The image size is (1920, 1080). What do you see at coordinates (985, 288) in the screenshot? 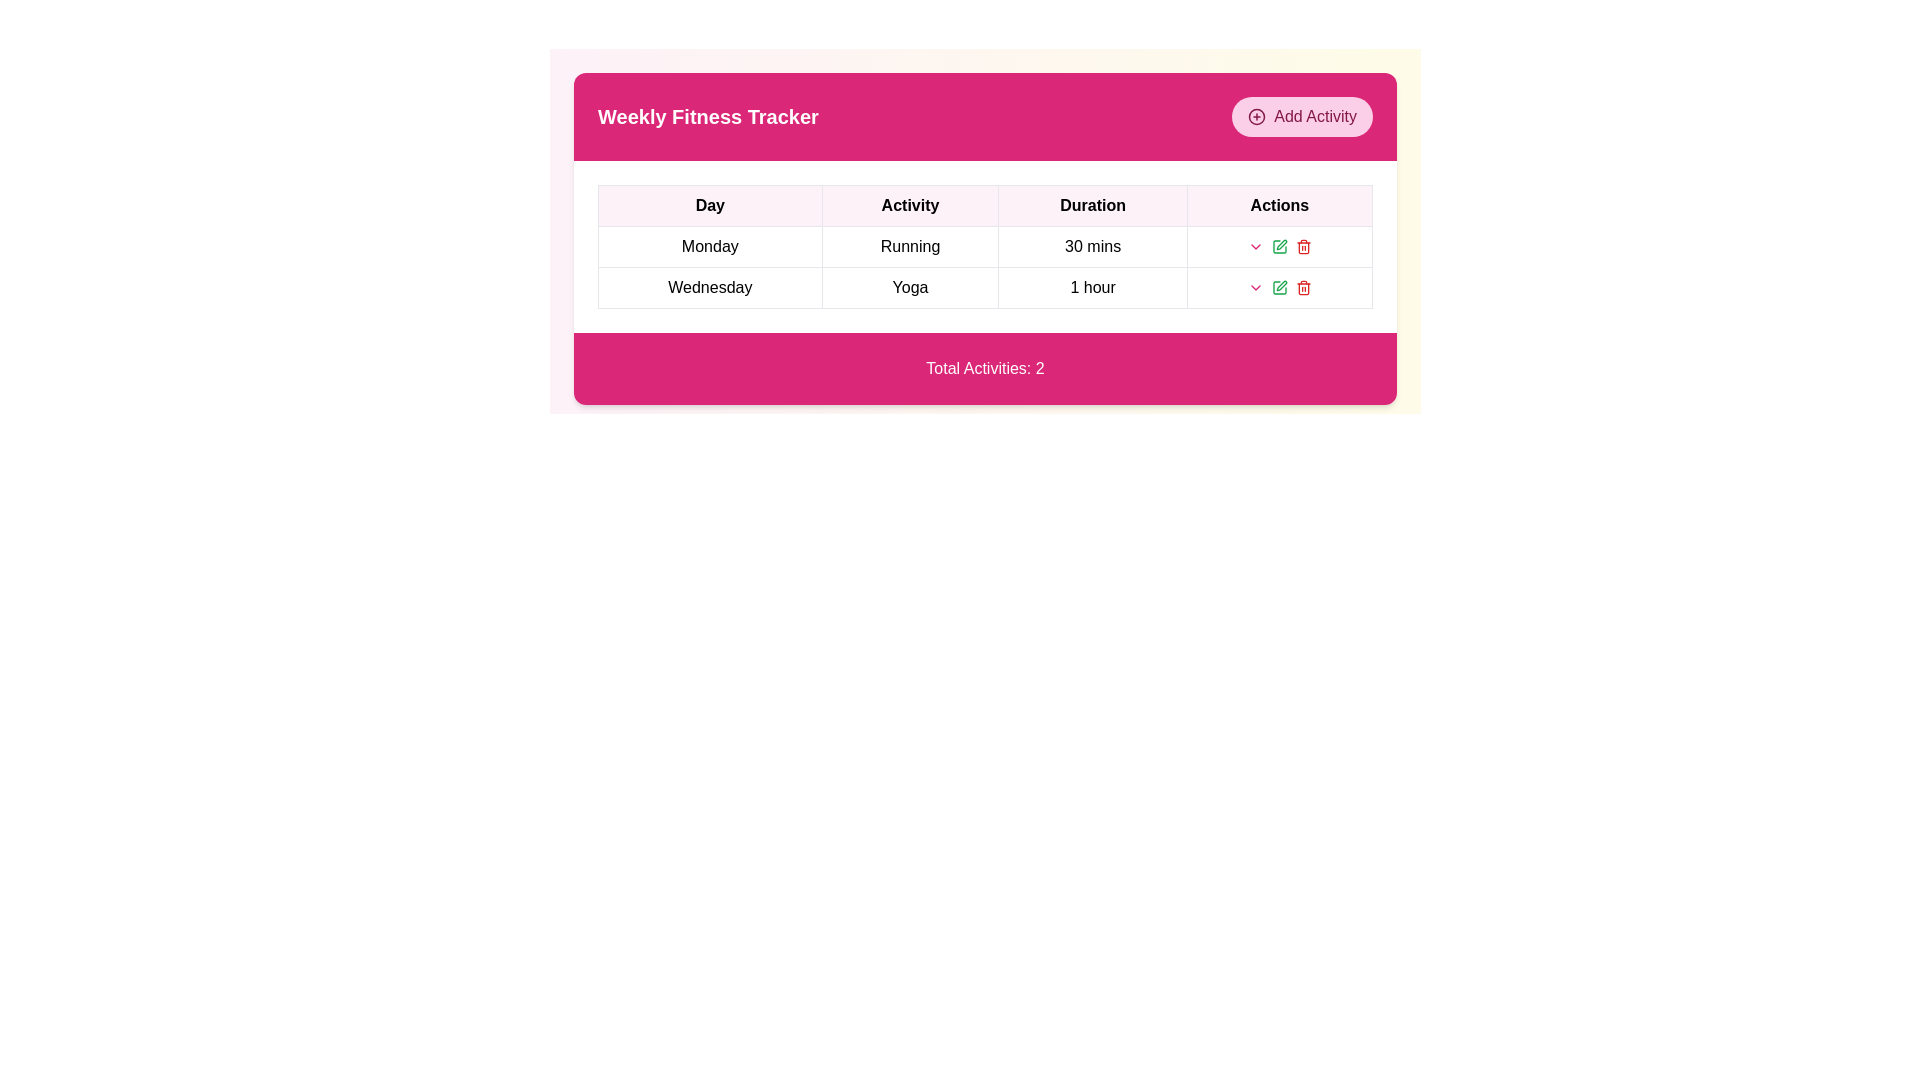
I see `the second row of the fitness tracker table, which contains details about a specific activity record, including the day, activity type, duration, and available actions` at bounding box center [985, 288].